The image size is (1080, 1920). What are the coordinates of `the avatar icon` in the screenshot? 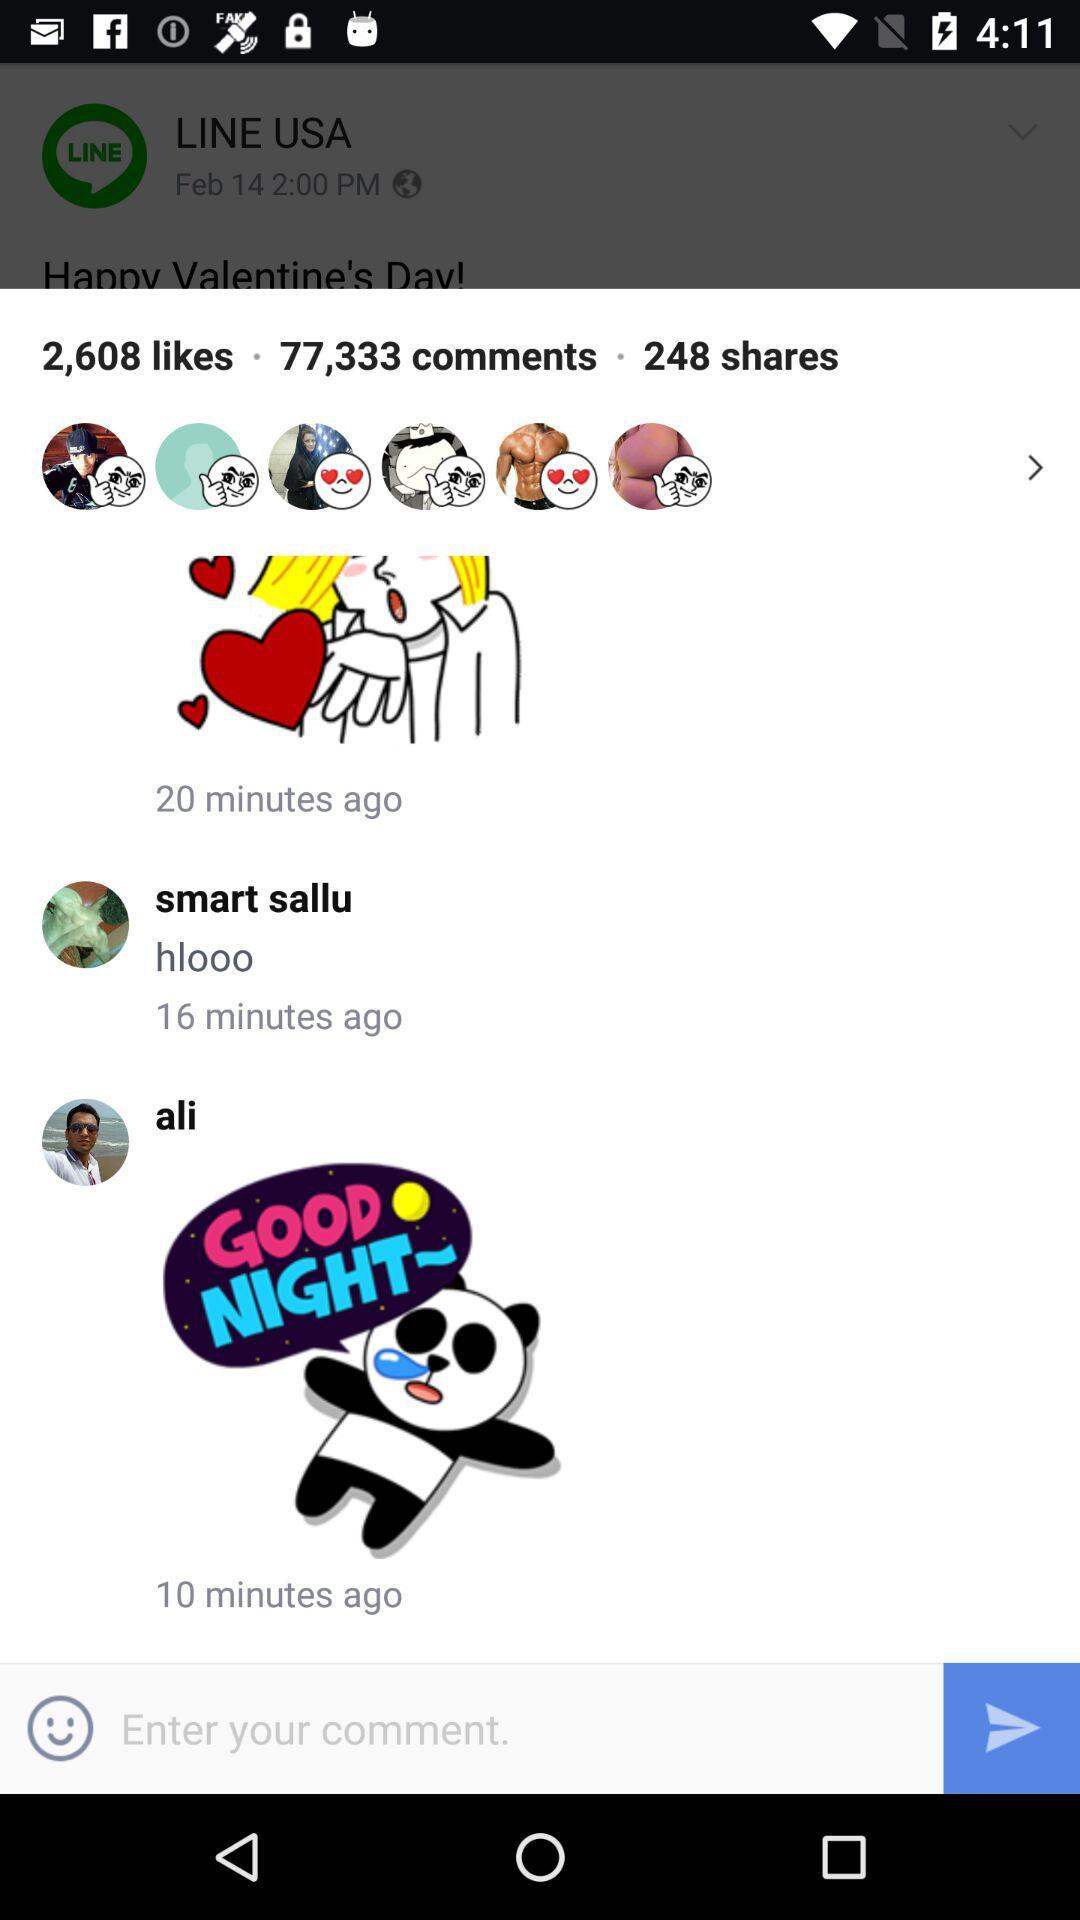 It's located at (94, 466).